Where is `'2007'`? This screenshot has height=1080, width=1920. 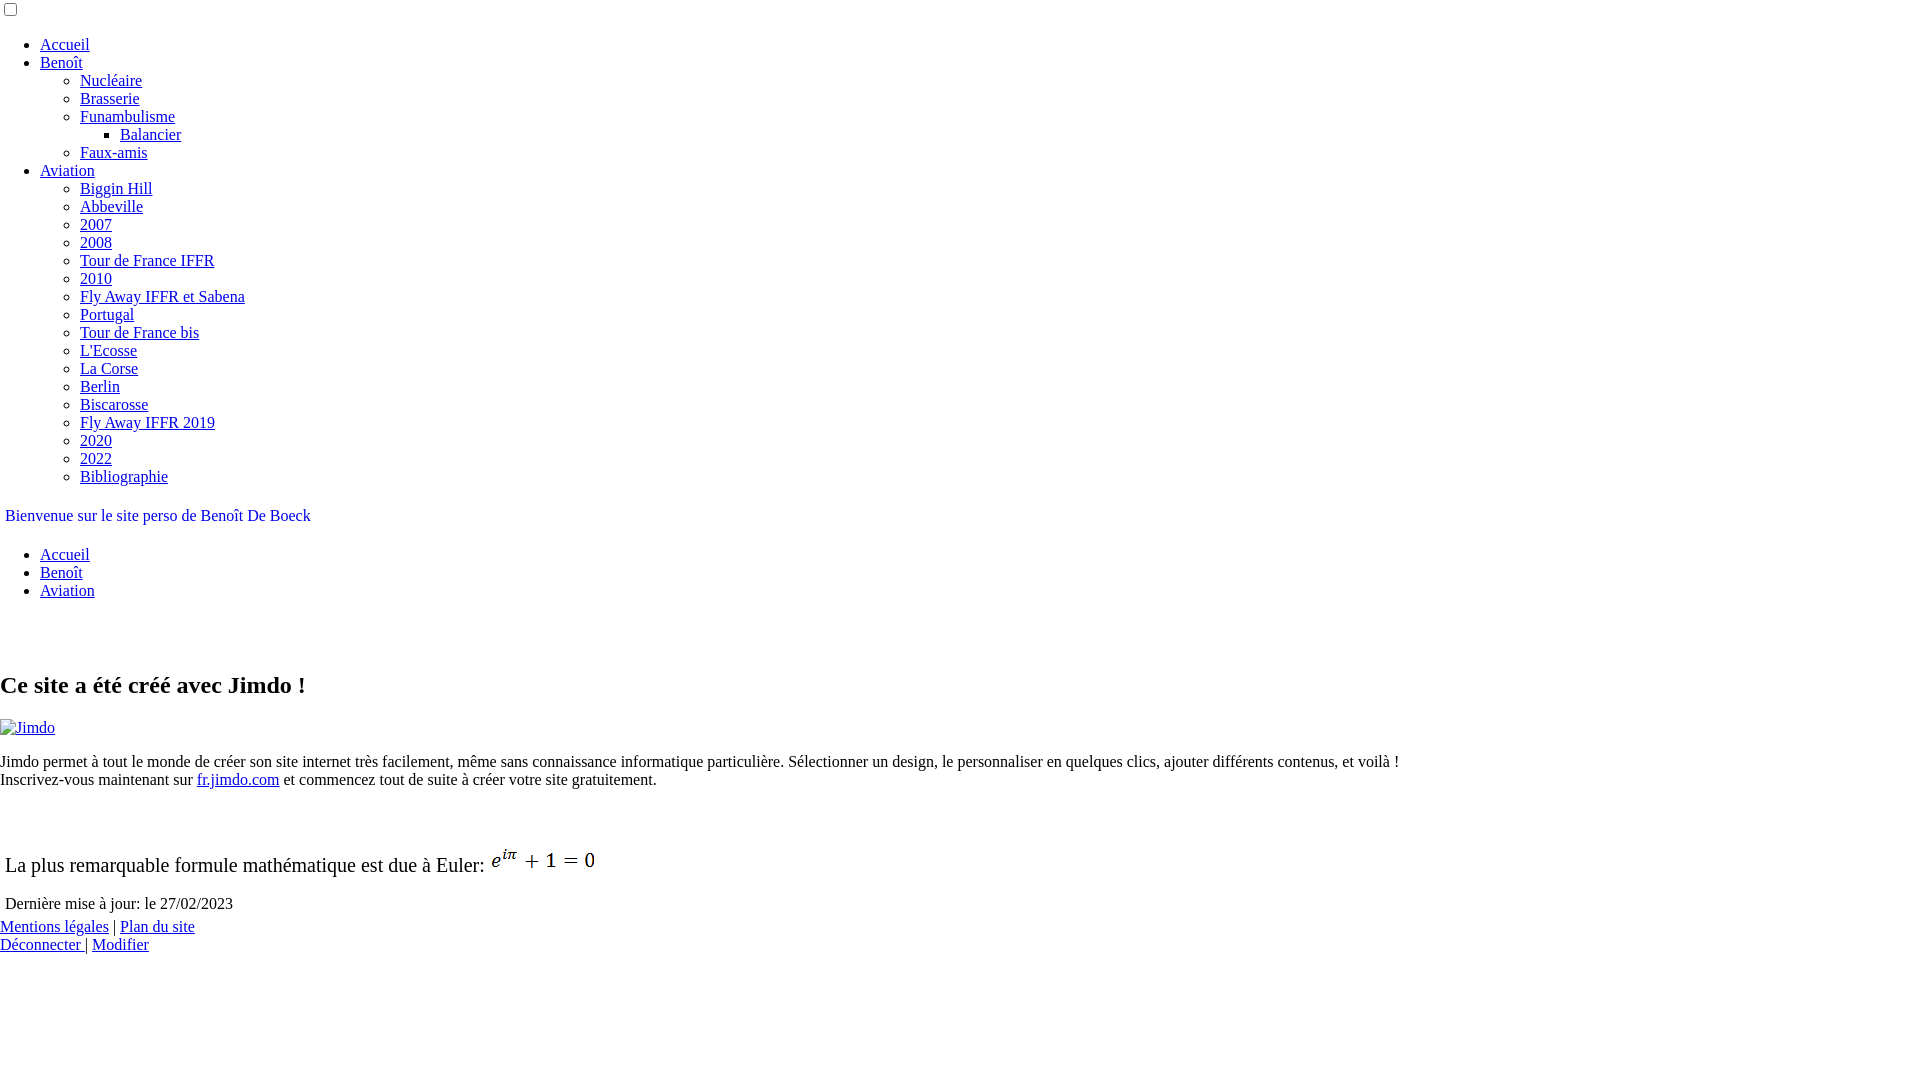 '2007' is located at coordinates (95, 224).